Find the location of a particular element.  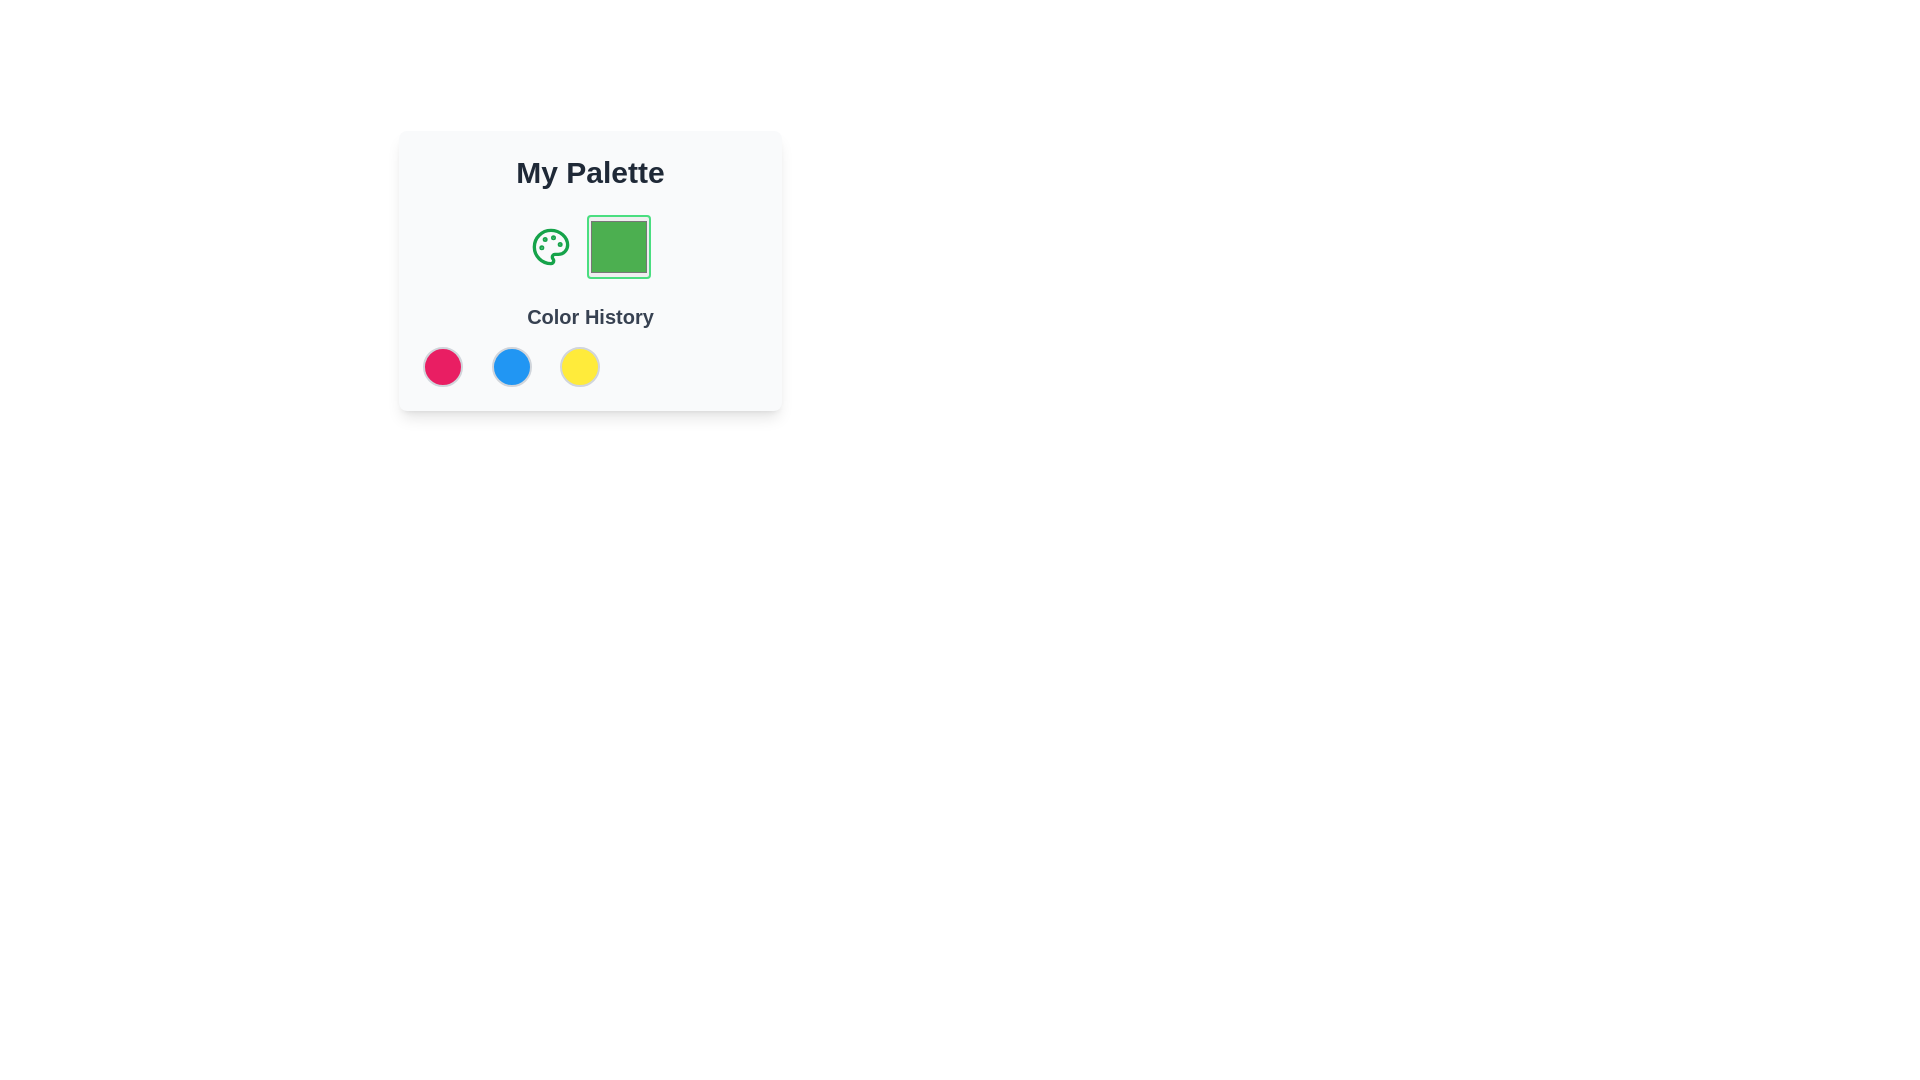

the descriptive label for the color history section located centrally under a graphic icon and a green color square within the 'My Palette' card is located at coordinates (589, 300).